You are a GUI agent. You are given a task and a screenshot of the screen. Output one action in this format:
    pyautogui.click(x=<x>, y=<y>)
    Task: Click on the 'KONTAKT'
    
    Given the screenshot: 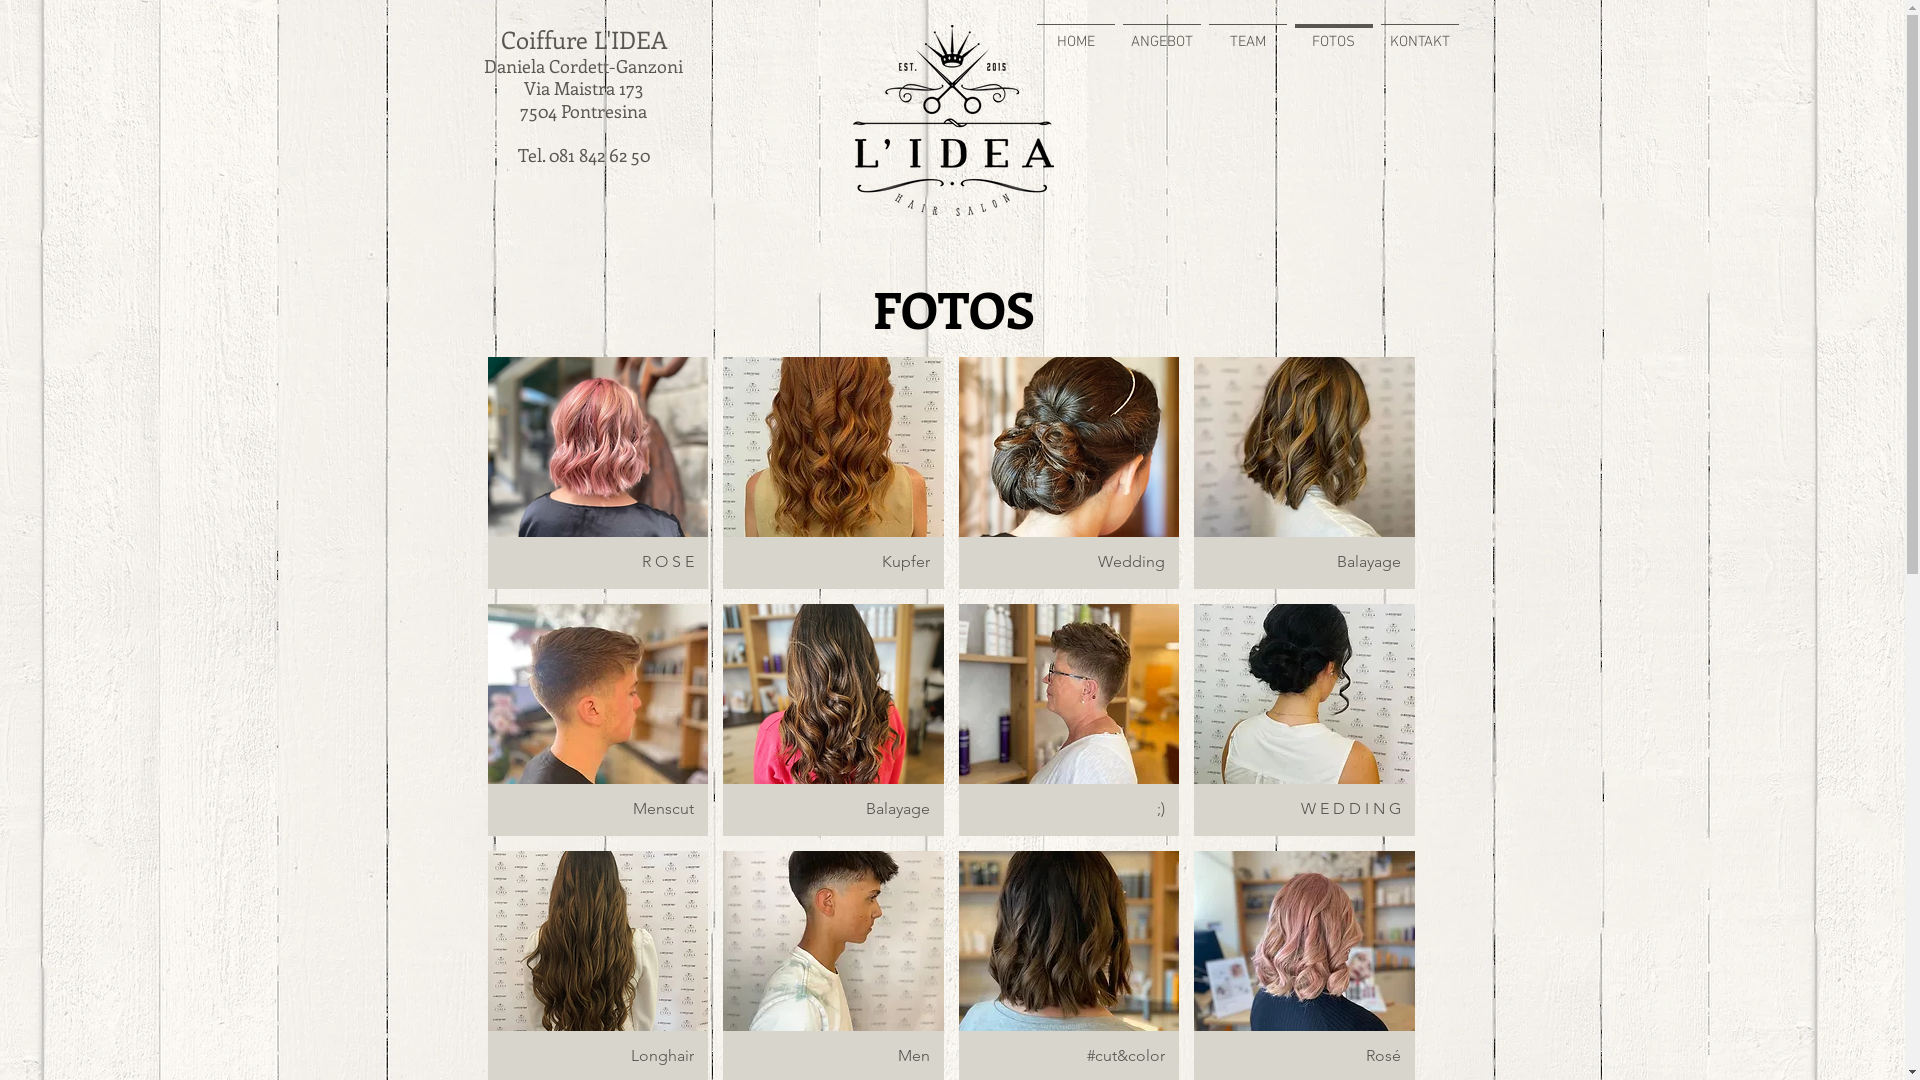 What is the action you would take?
    pyautogui.click(x=1418, y=33)
    